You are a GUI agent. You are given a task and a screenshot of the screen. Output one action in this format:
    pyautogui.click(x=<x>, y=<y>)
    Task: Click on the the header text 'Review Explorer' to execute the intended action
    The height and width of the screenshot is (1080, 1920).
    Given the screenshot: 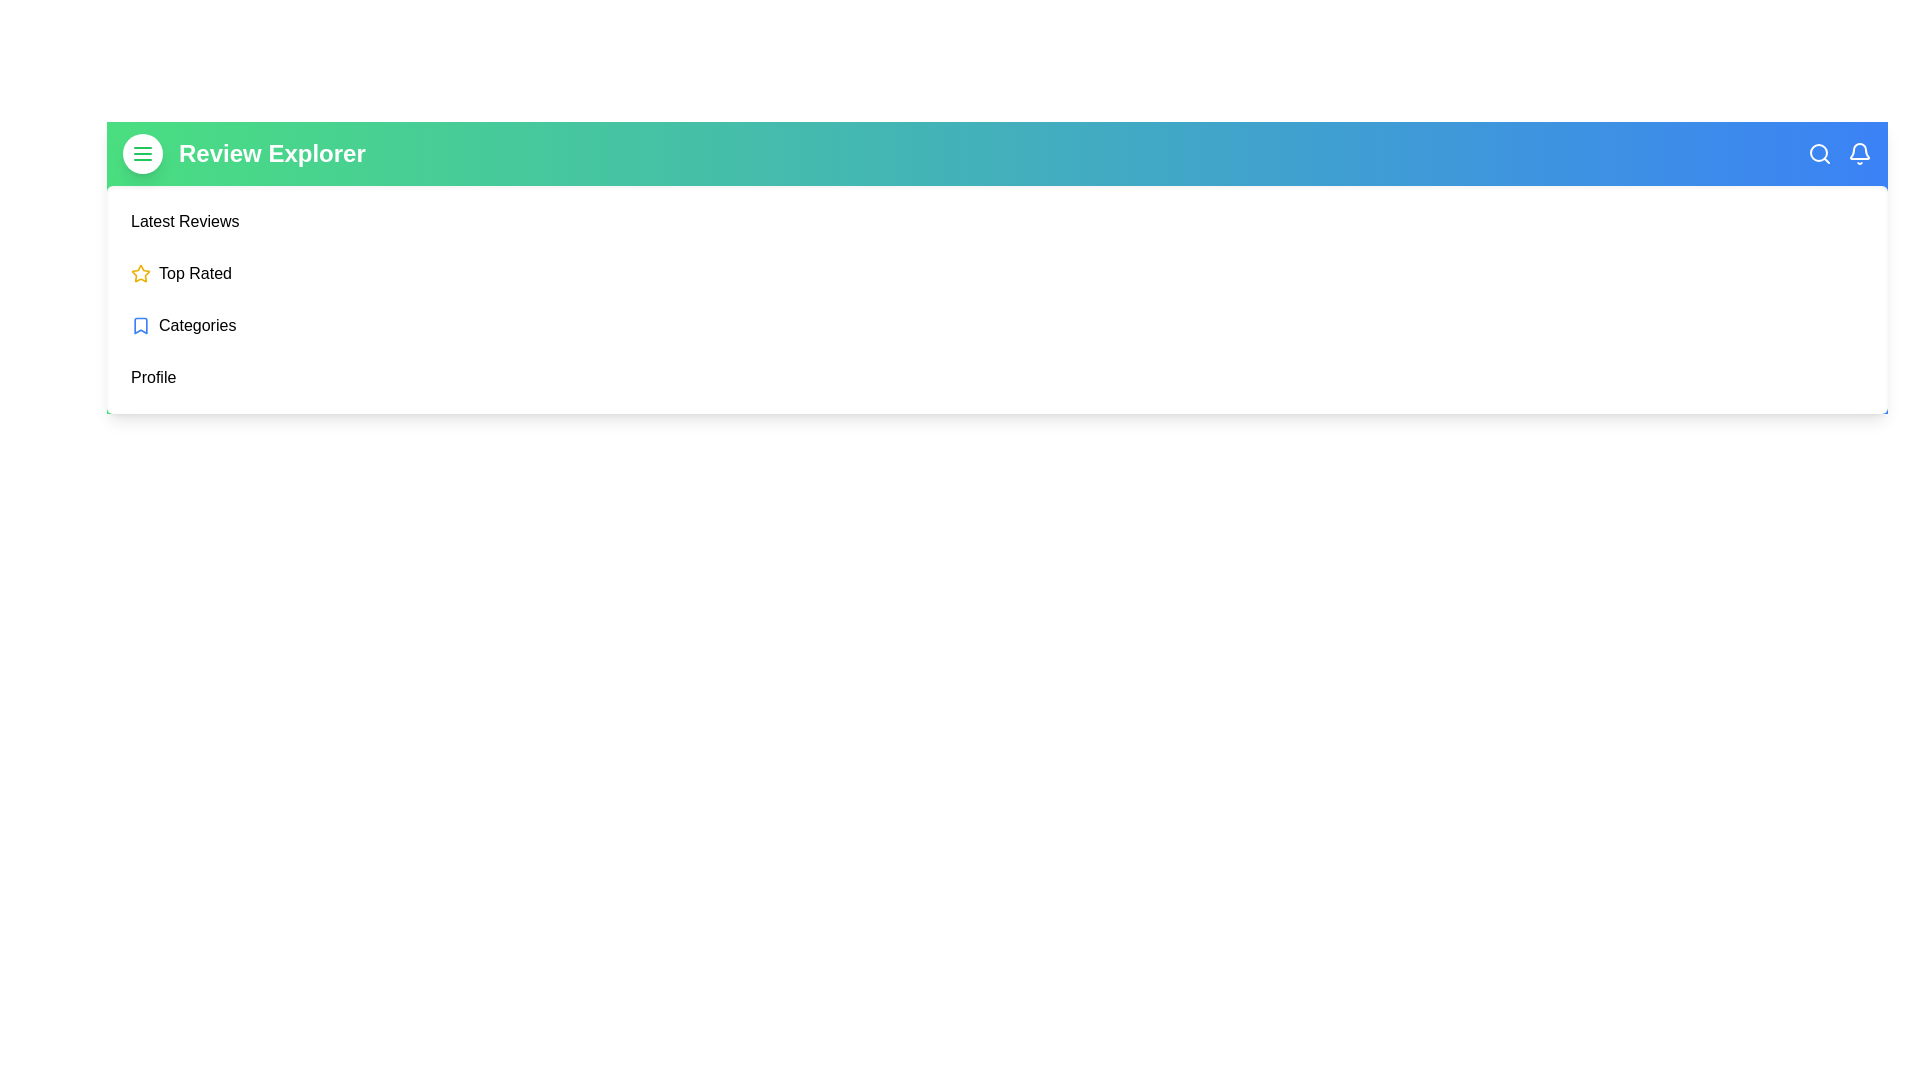 What is the action you would take?
    pyautogui.click(x=271, y=153)
    